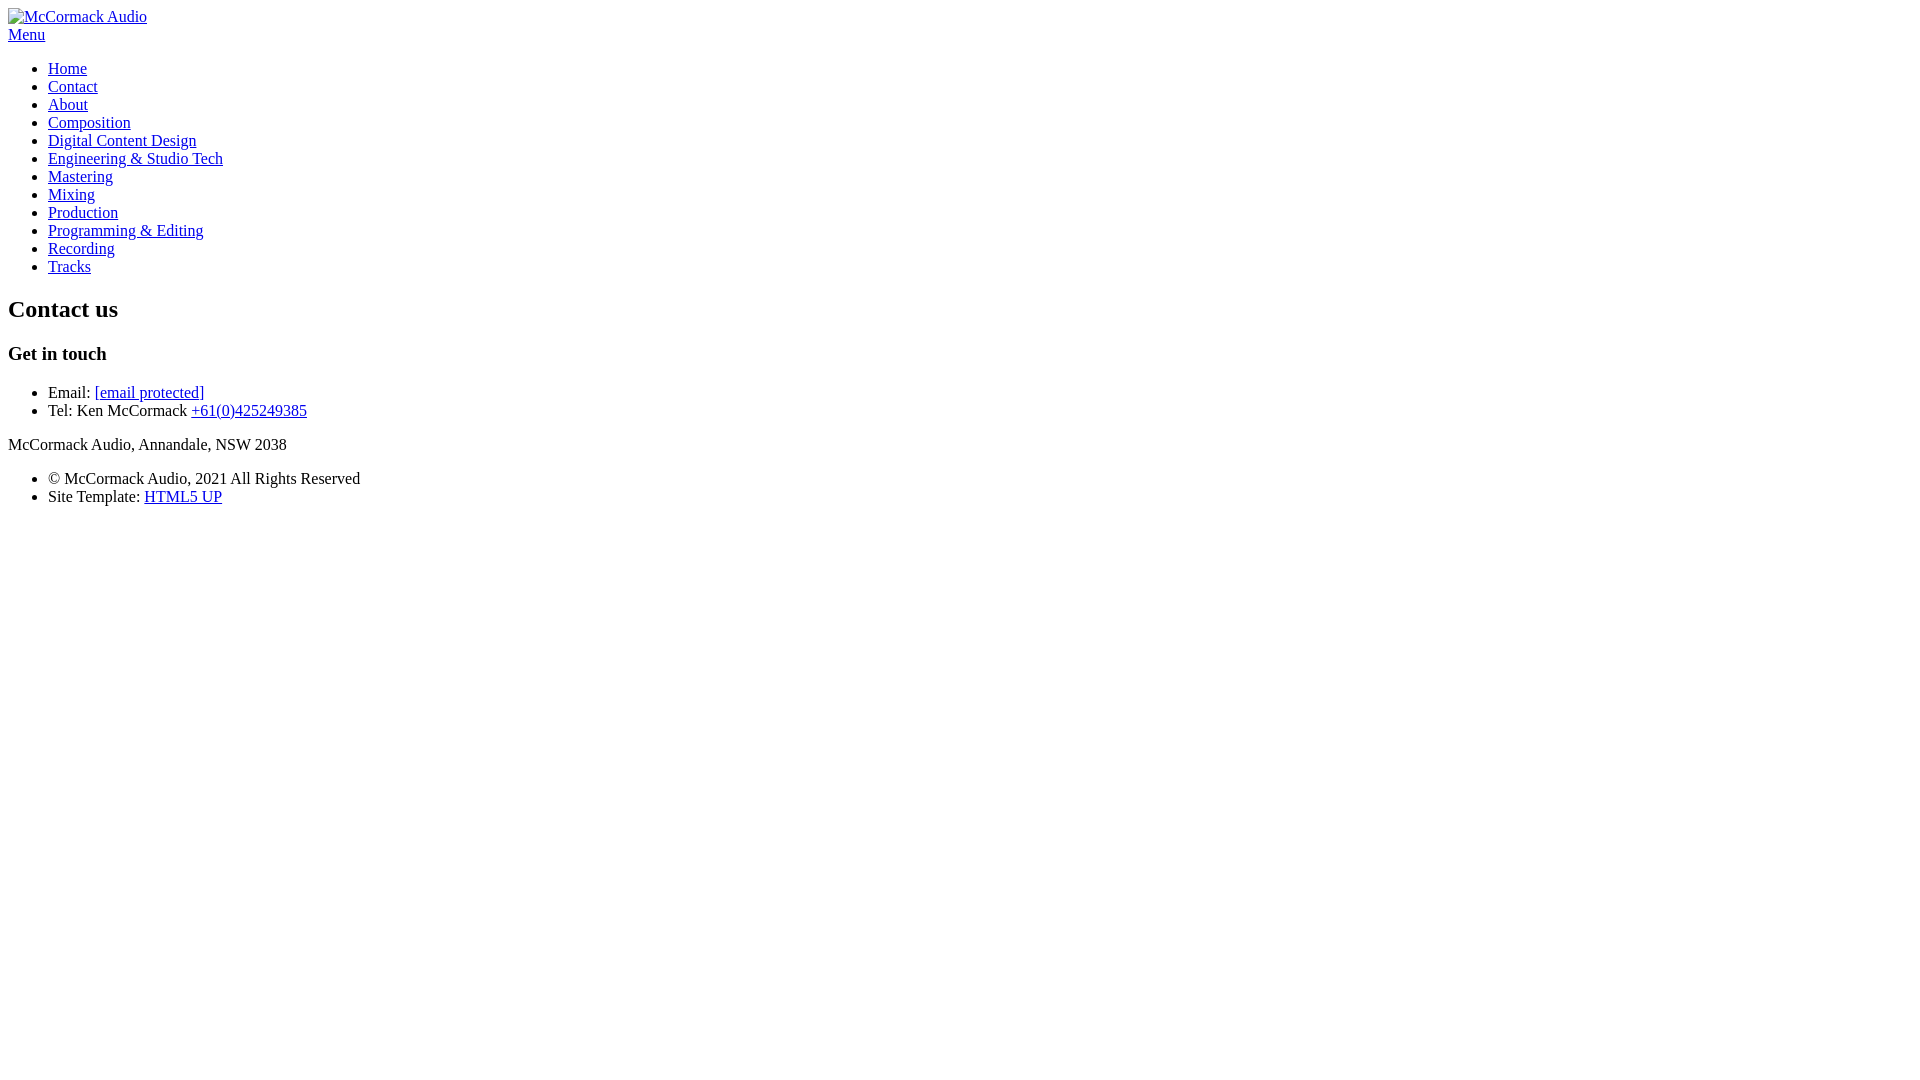 The width and height of the screenshot is (1920, 1080). I want to click on 'Mastering', so click(80, 175).